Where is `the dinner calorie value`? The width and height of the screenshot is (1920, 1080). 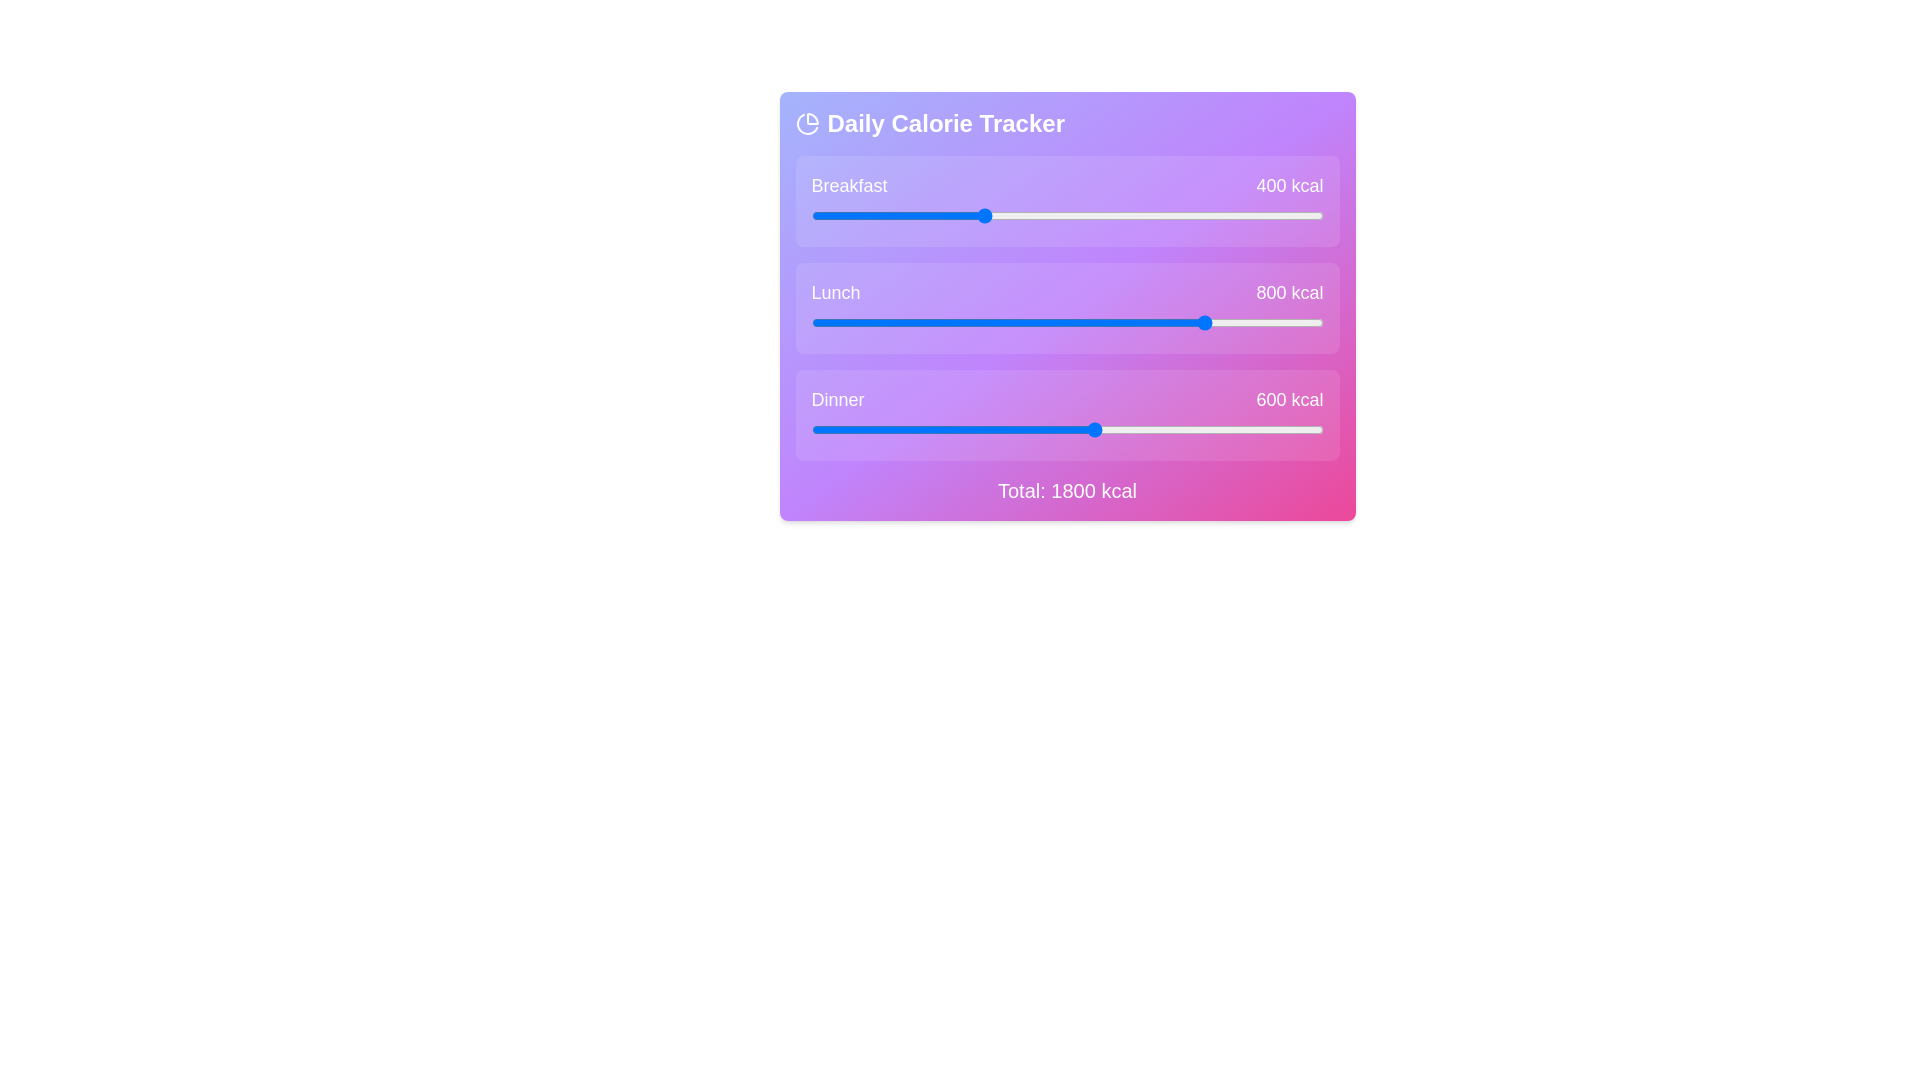
the dinner calorie value is located at coordinates (1208, 428).